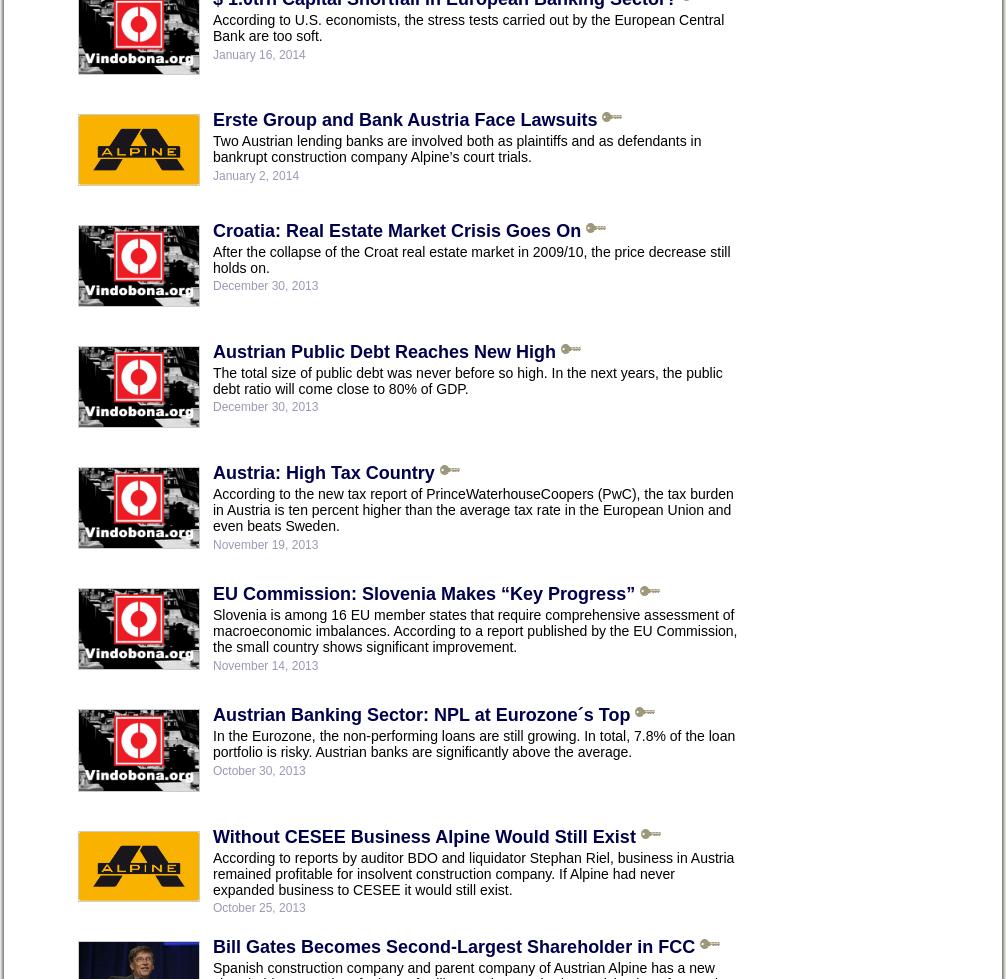  Describe the element at coordinates (383, 350) in the screenshot. I see `'Austrian Public Debt Reaches New High'` at that location.